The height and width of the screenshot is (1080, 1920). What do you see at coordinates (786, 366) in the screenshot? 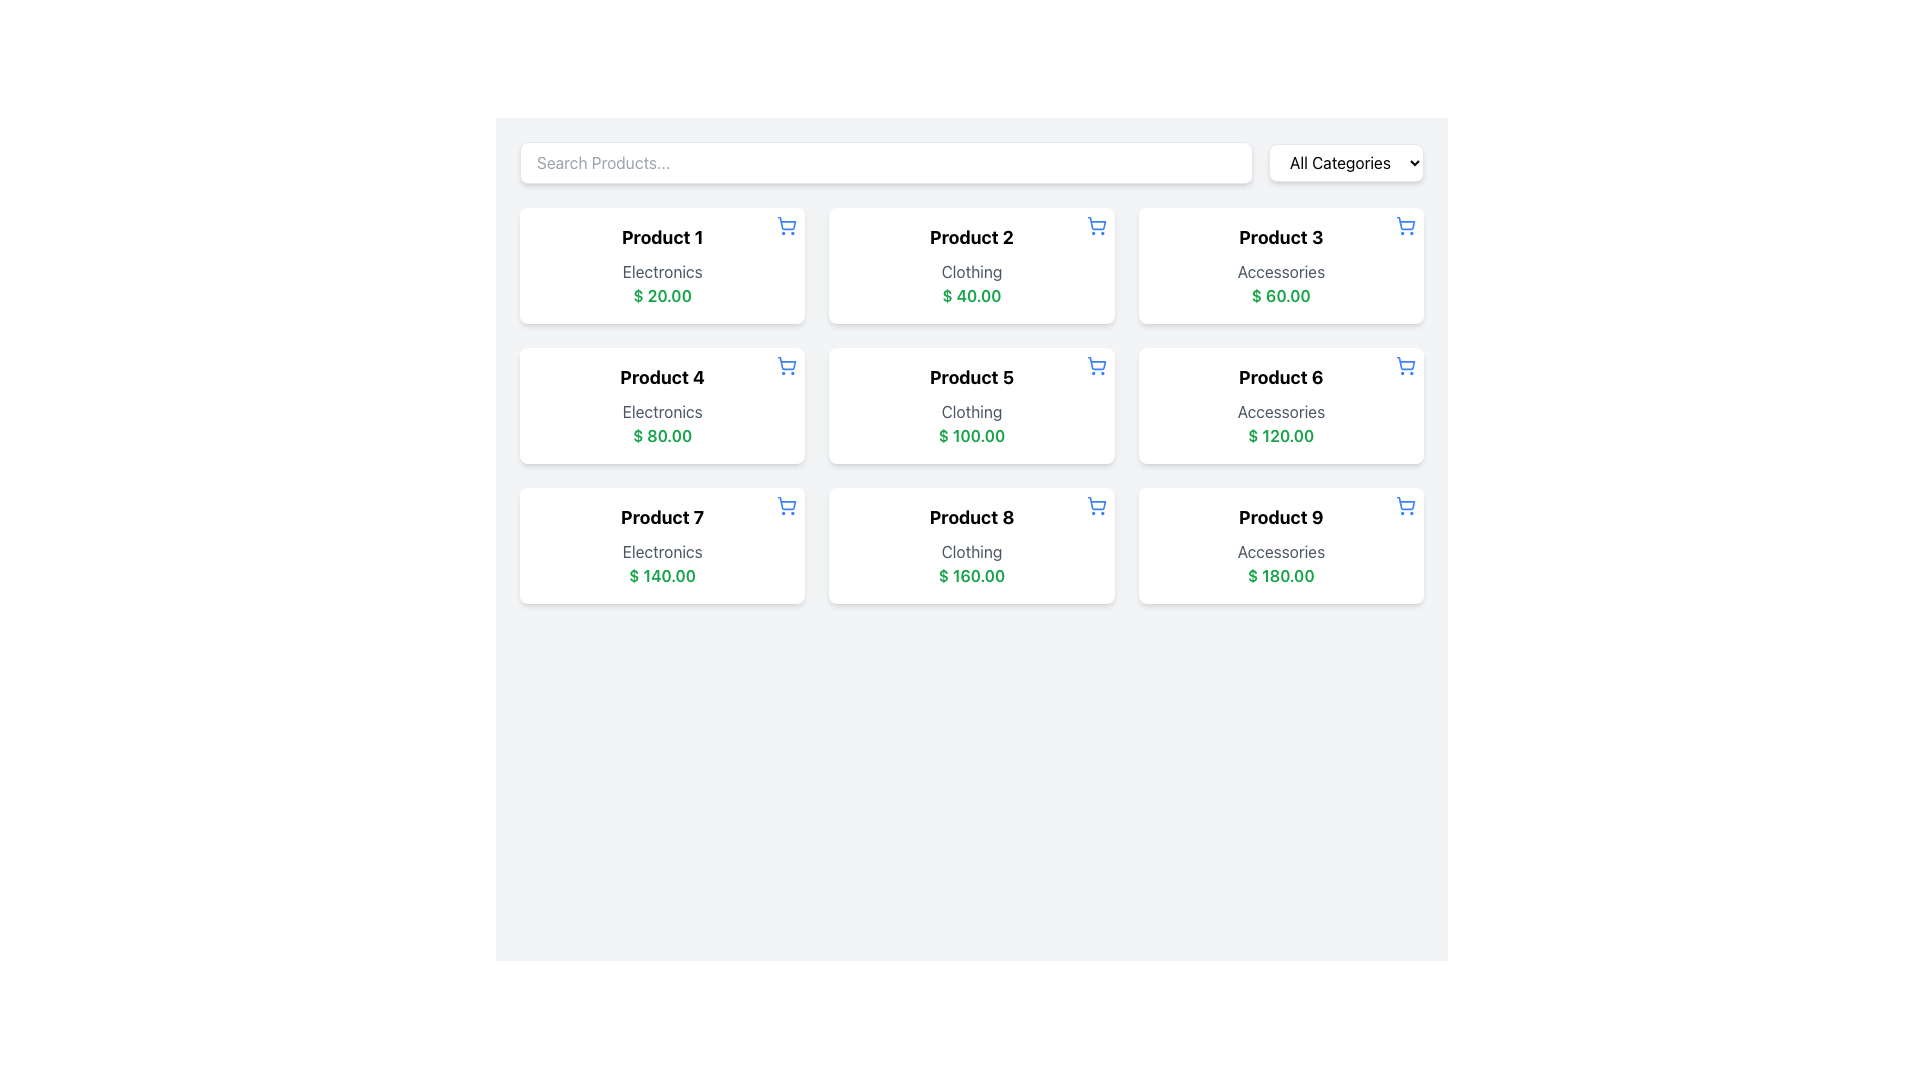
I see `the 'Add to Cart' button for 'Product 4'` at bounding box center [786, 366].